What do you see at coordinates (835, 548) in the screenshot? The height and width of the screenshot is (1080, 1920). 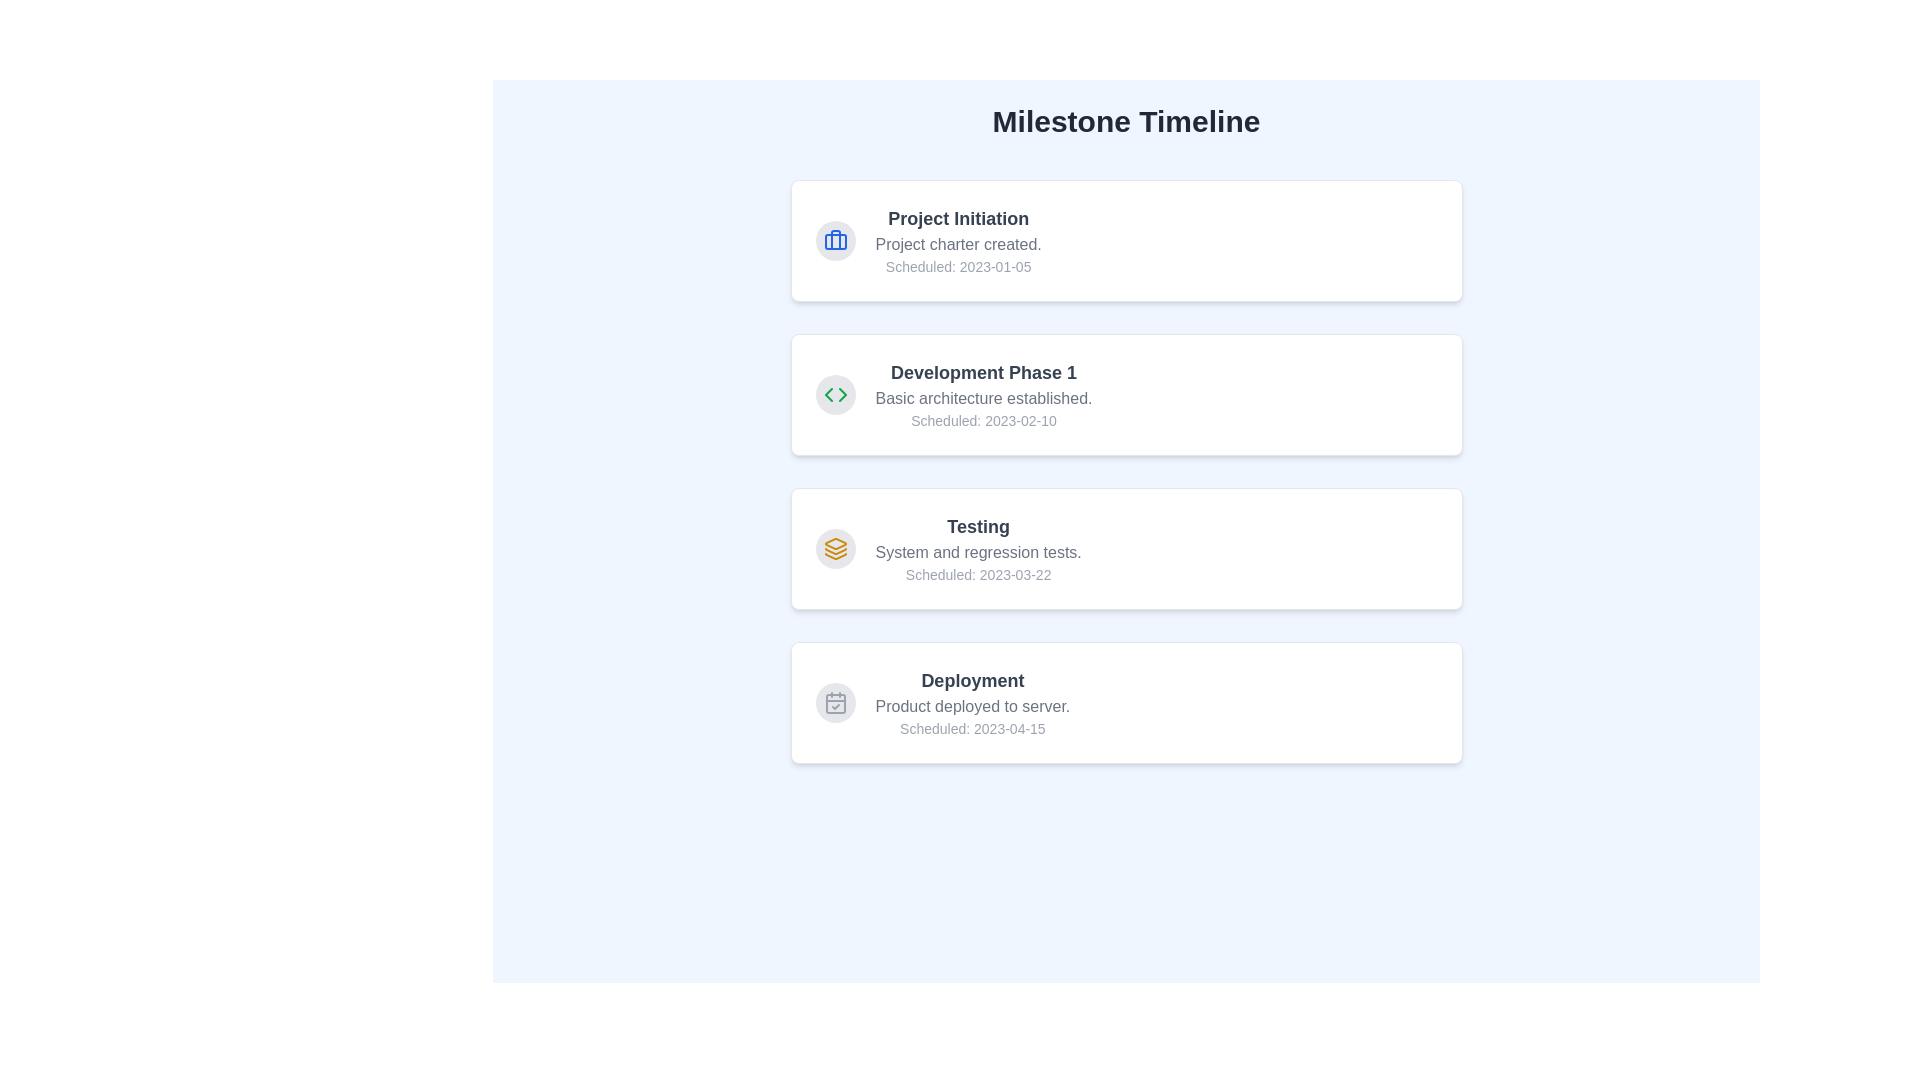 I see `the circular milestone icon for 'Testing'` at bounding box center [835, 548].